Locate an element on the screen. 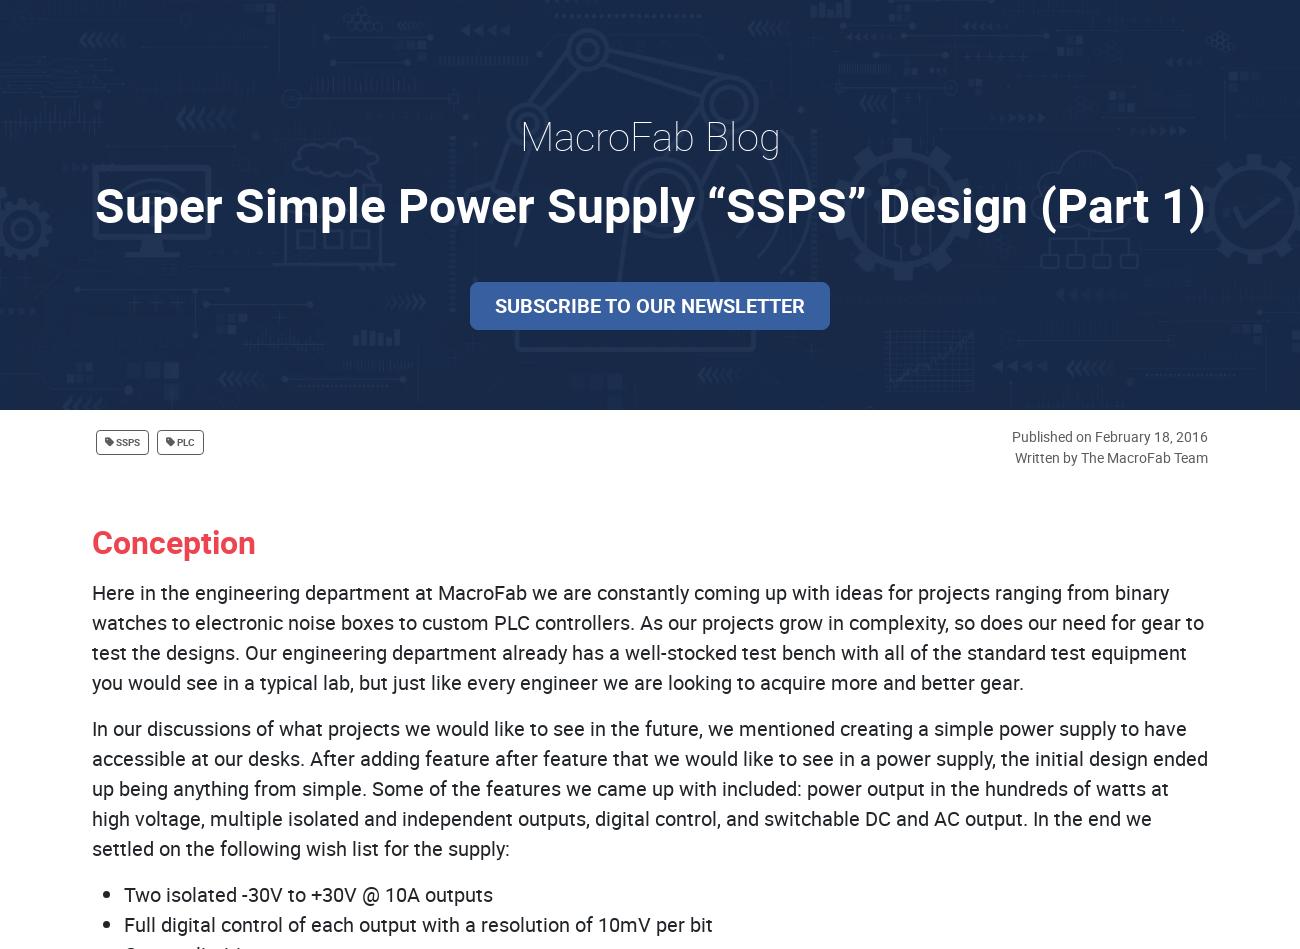 Image resolution: width=1300 pixels, height=949 pixels. 'Prepare for Q1 in Advance to Avoid Any Potential Delays. Time is ticking–place your orders now!' is located at coordinates (294, 899).